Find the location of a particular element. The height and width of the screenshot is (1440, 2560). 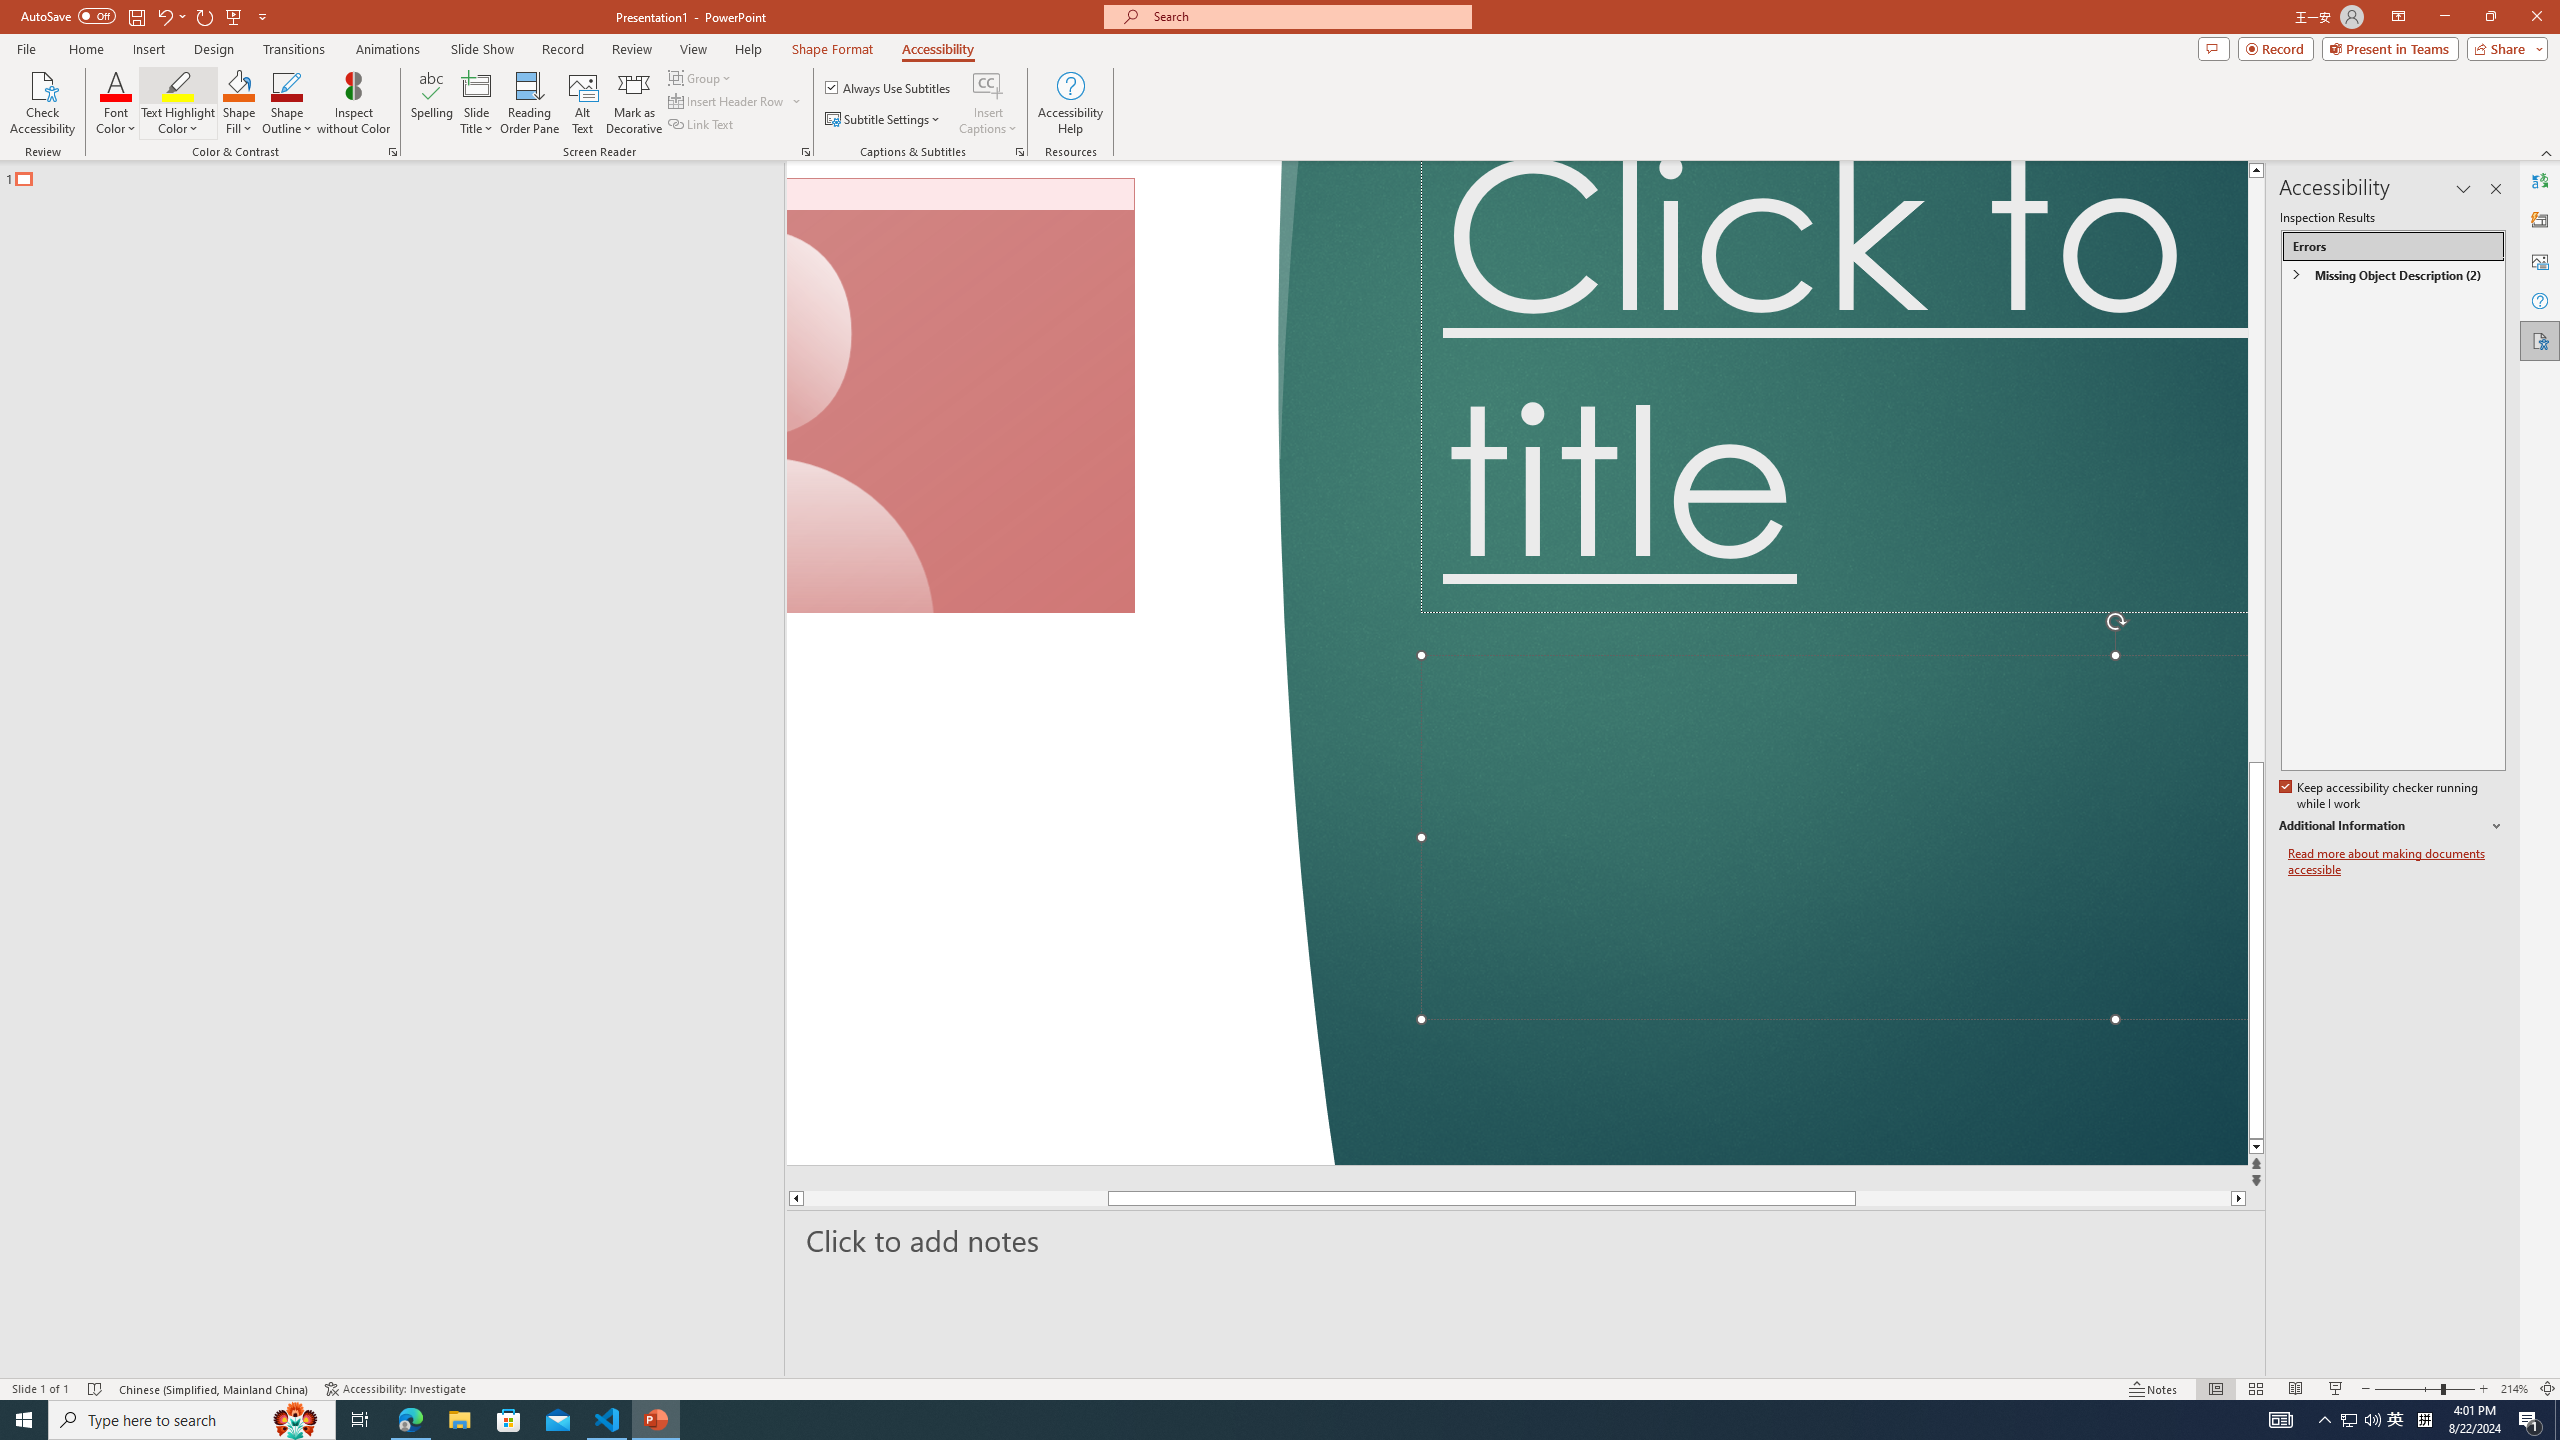

'Mark as Decorative' is located at coordinates (633, 103).